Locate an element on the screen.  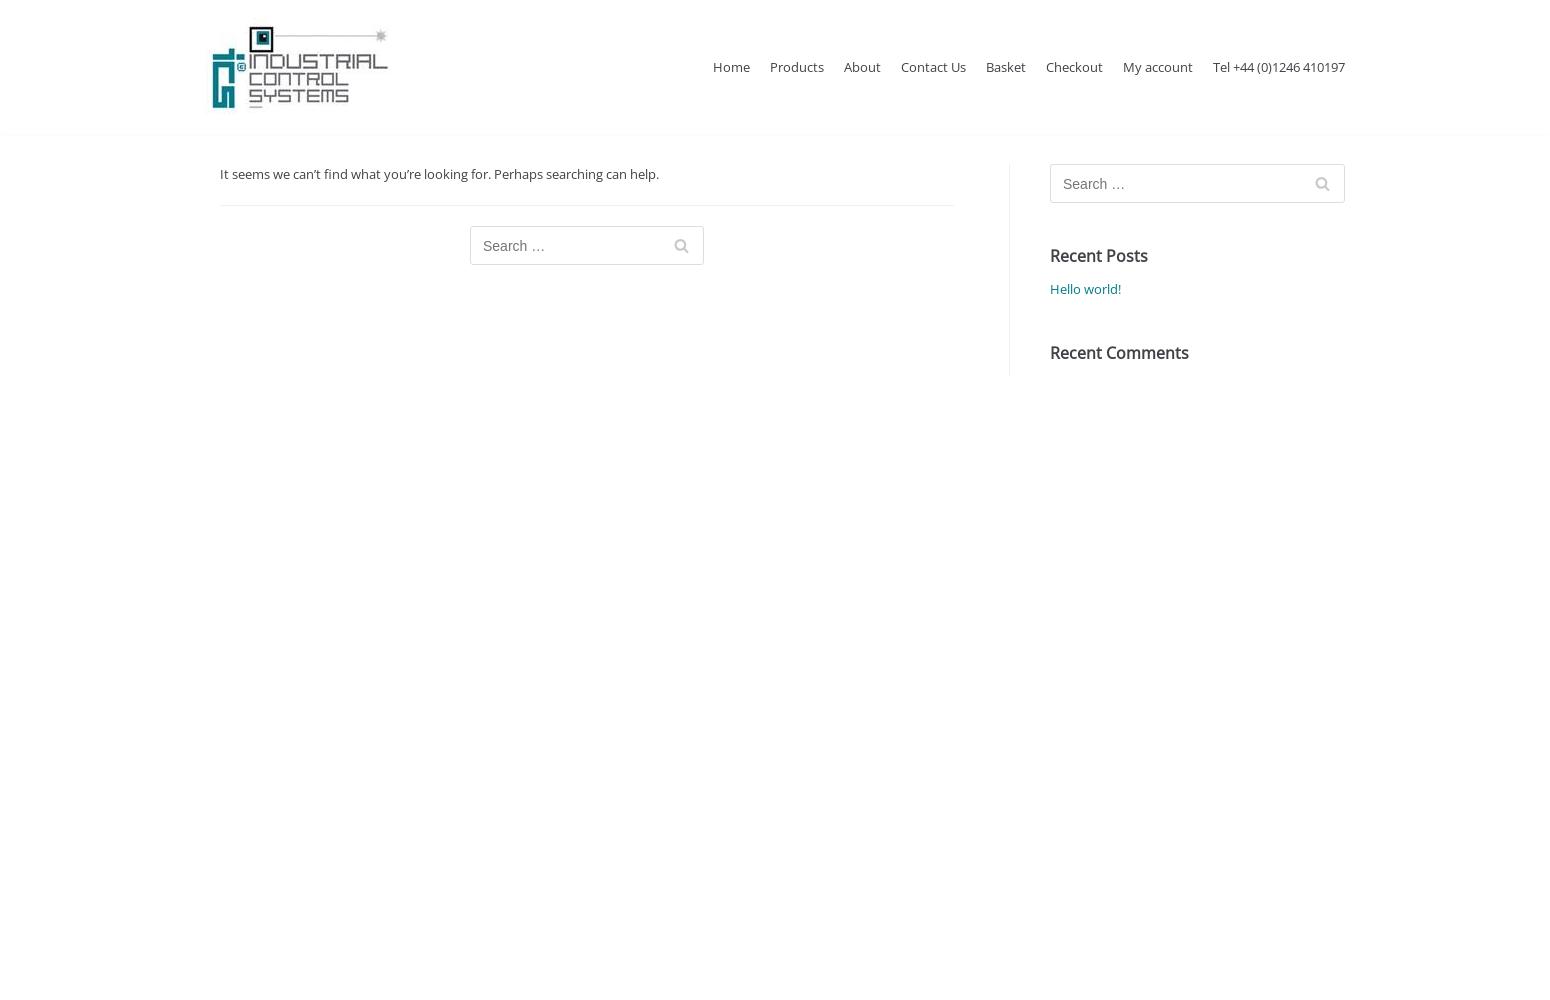
'Hello world!' is located at coordinates (1049, 289).